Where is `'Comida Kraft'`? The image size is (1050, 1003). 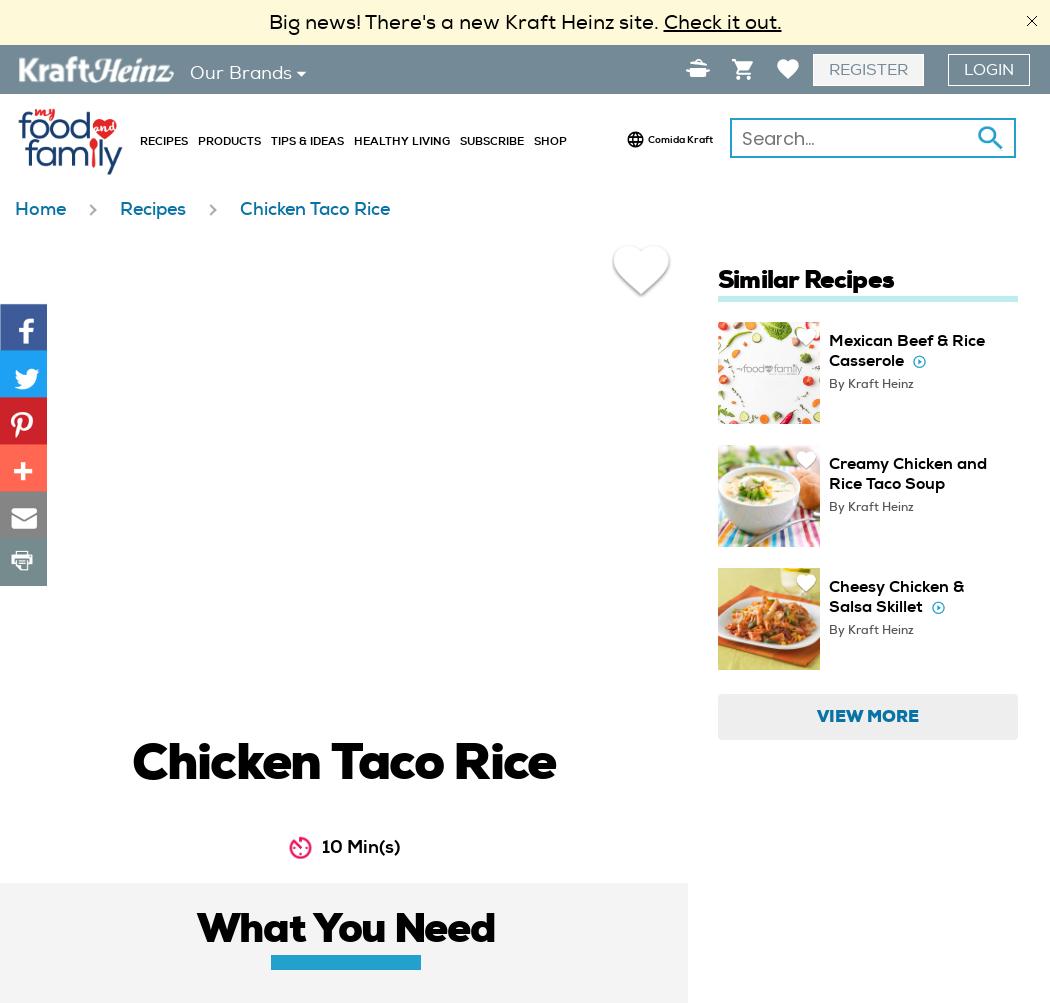
'Comida Kraft' is located at coordinates (646, 137).